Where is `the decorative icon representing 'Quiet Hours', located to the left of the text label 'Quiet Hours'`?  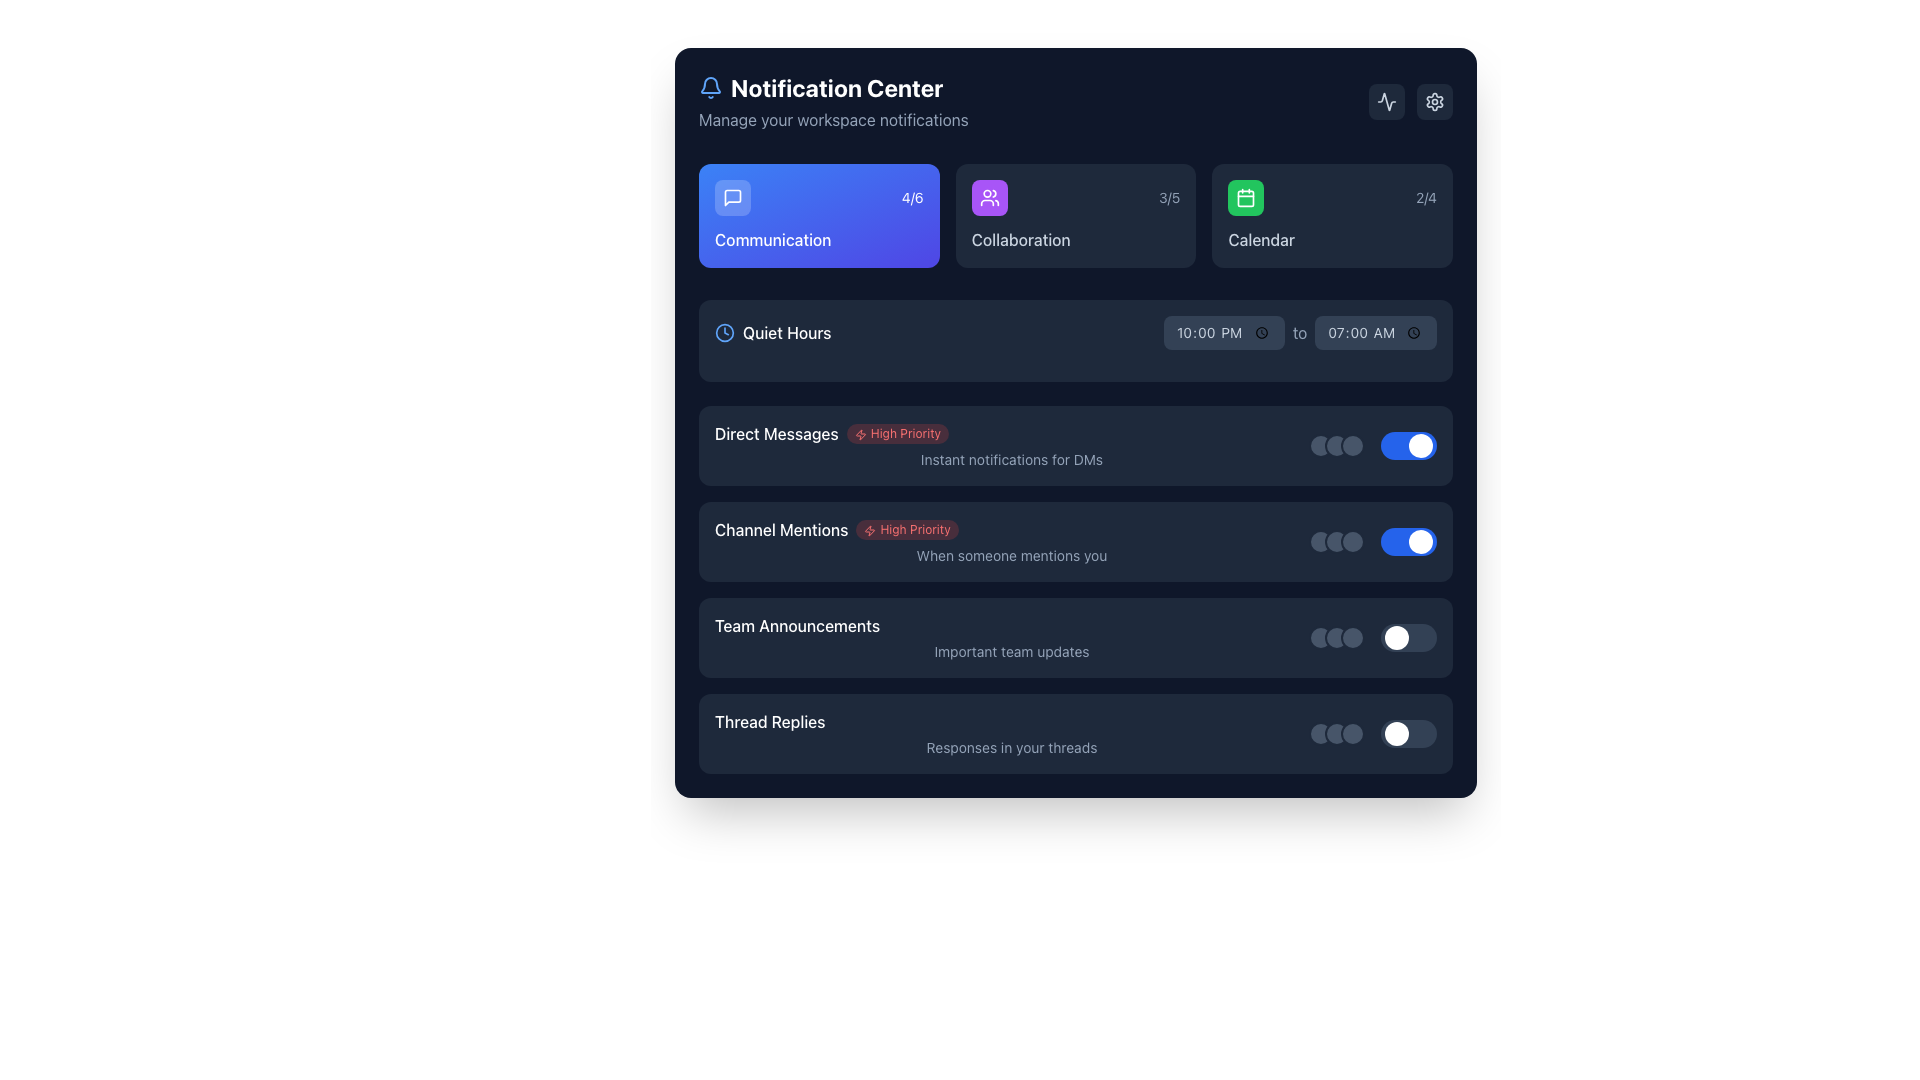 the decorative icon representing 'Quiet Hours', located to the left of the text label 'Quiet Hours' is located at coordinates (723, 331).